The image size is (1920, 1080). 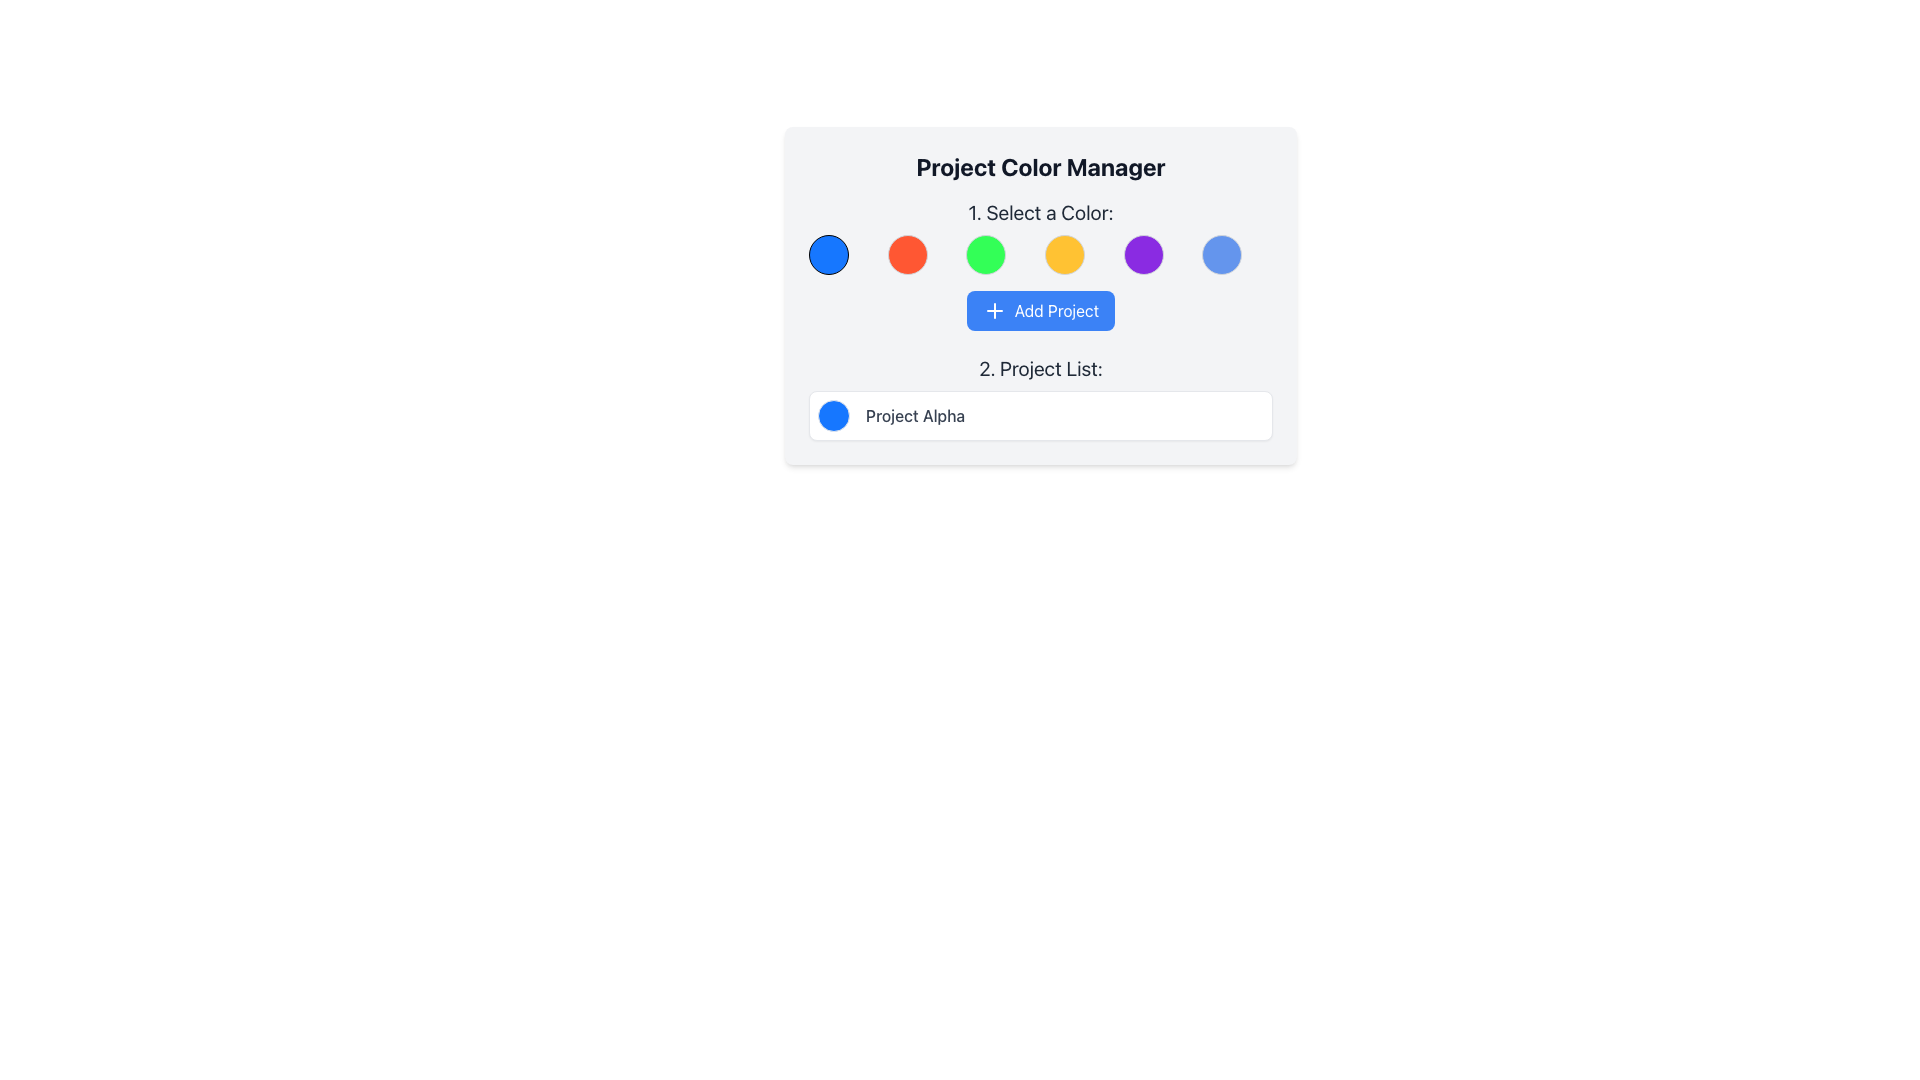 What do you see at coordinates (1040, 369) in the screenshot?
I see `the Text label indicating the start of the project list section, which is positioned directly under '1. Select a Color:' and above the project list` at bounding box center [1040, 369].